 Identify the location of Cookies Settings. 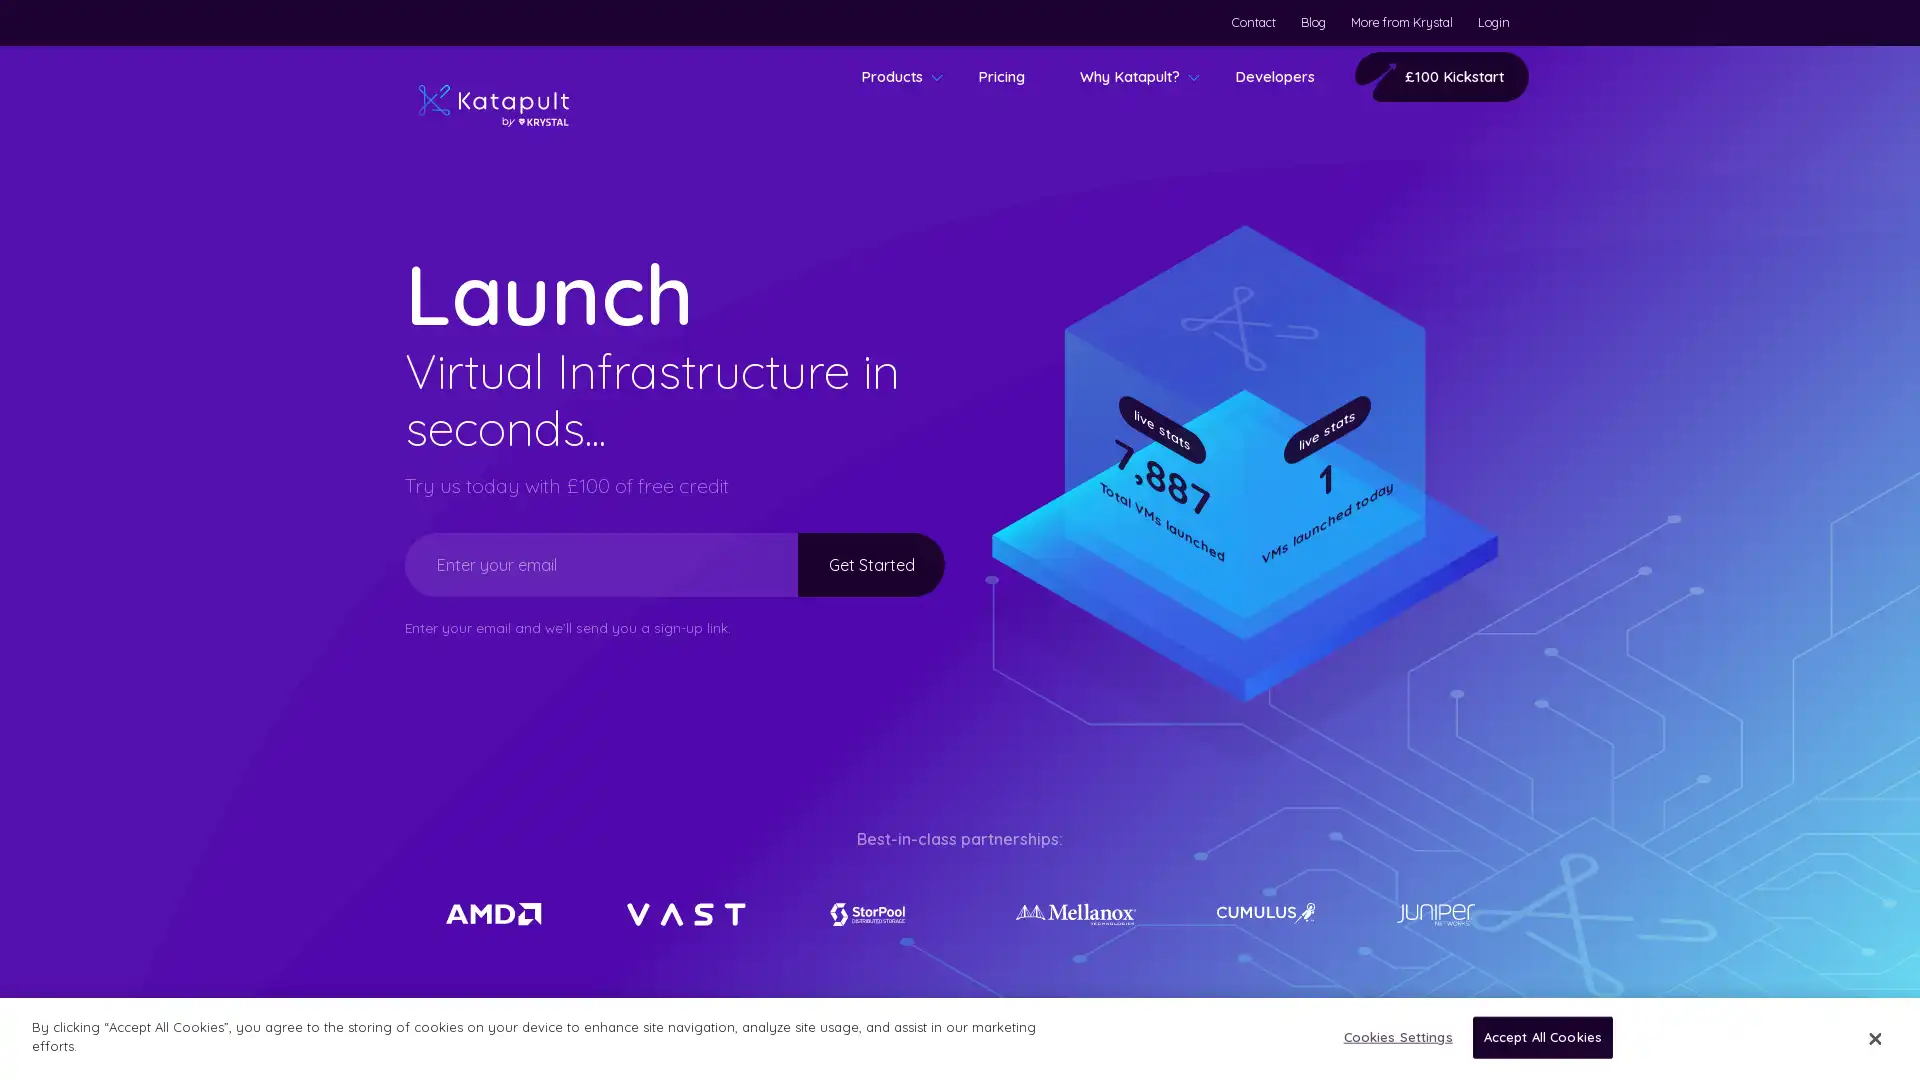
(1391, 1036).